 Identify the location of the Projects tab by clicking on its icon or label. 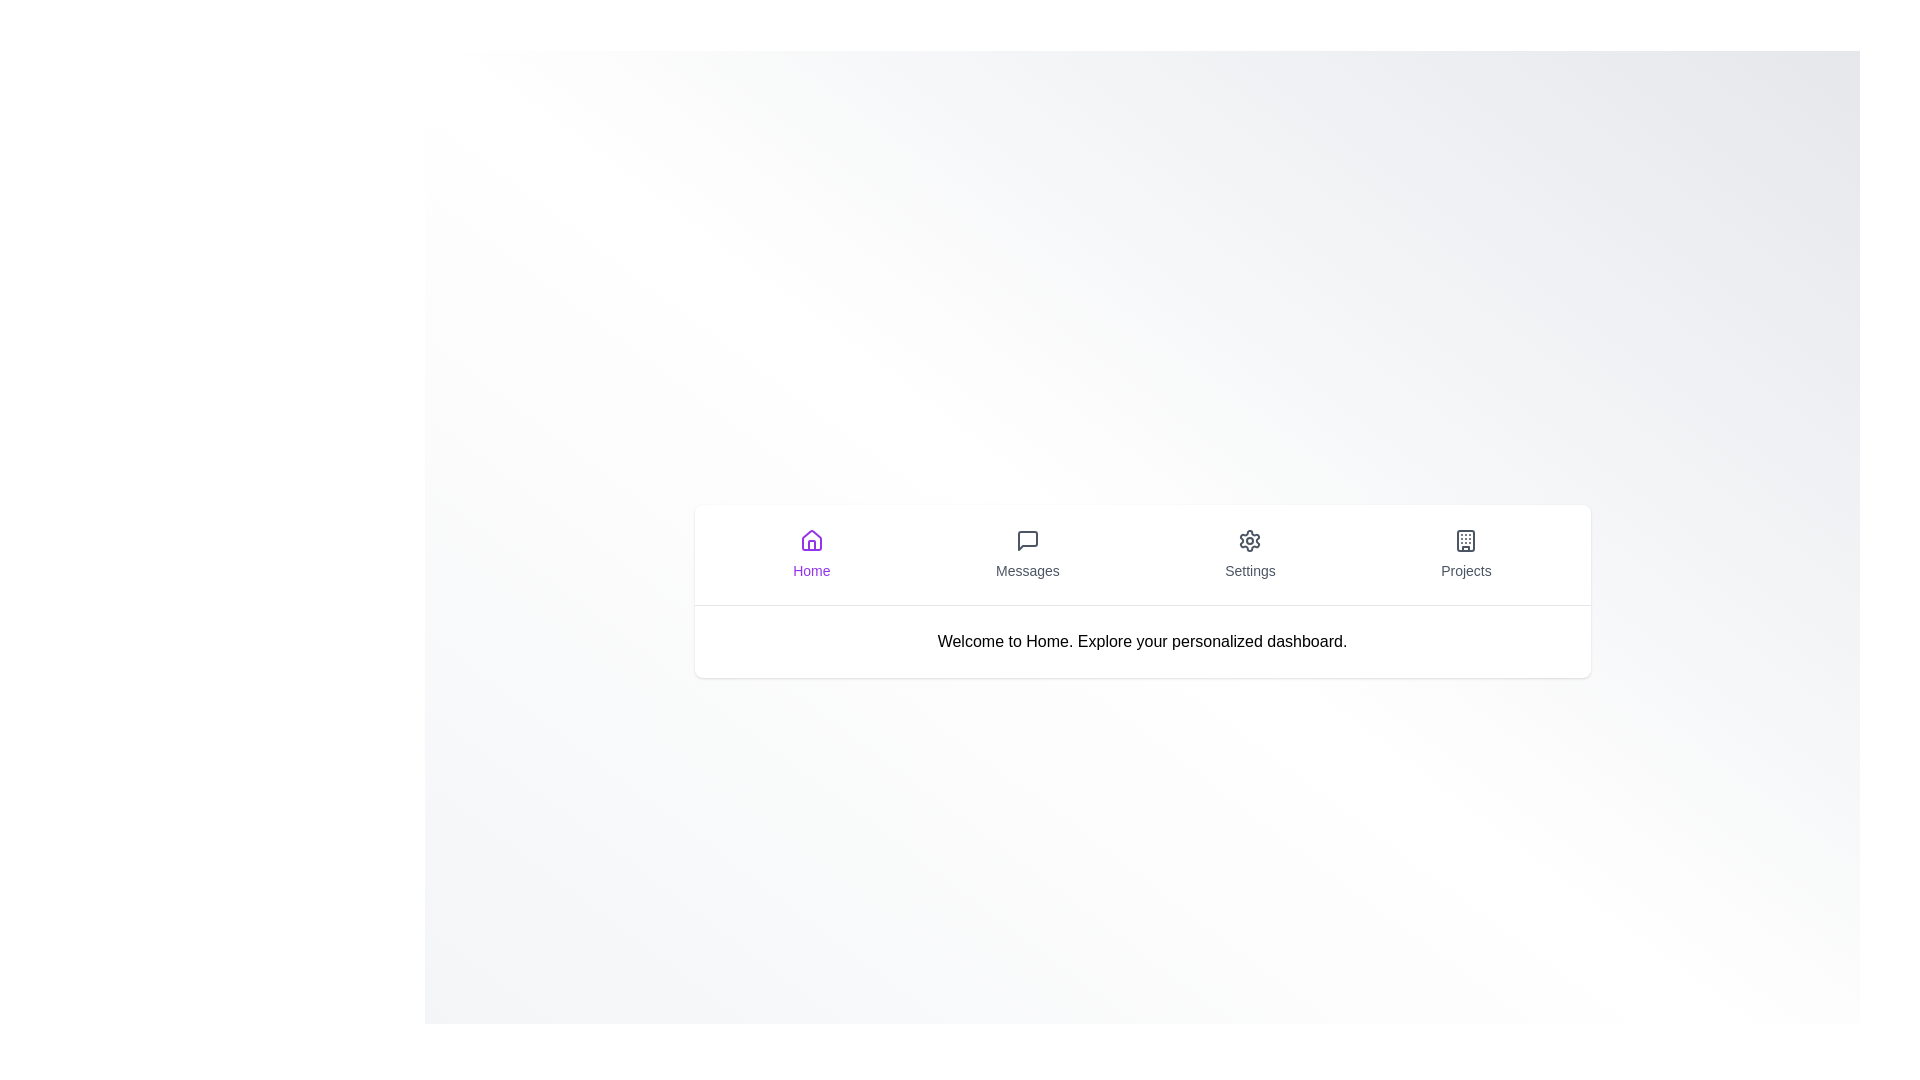
(1466, 554).